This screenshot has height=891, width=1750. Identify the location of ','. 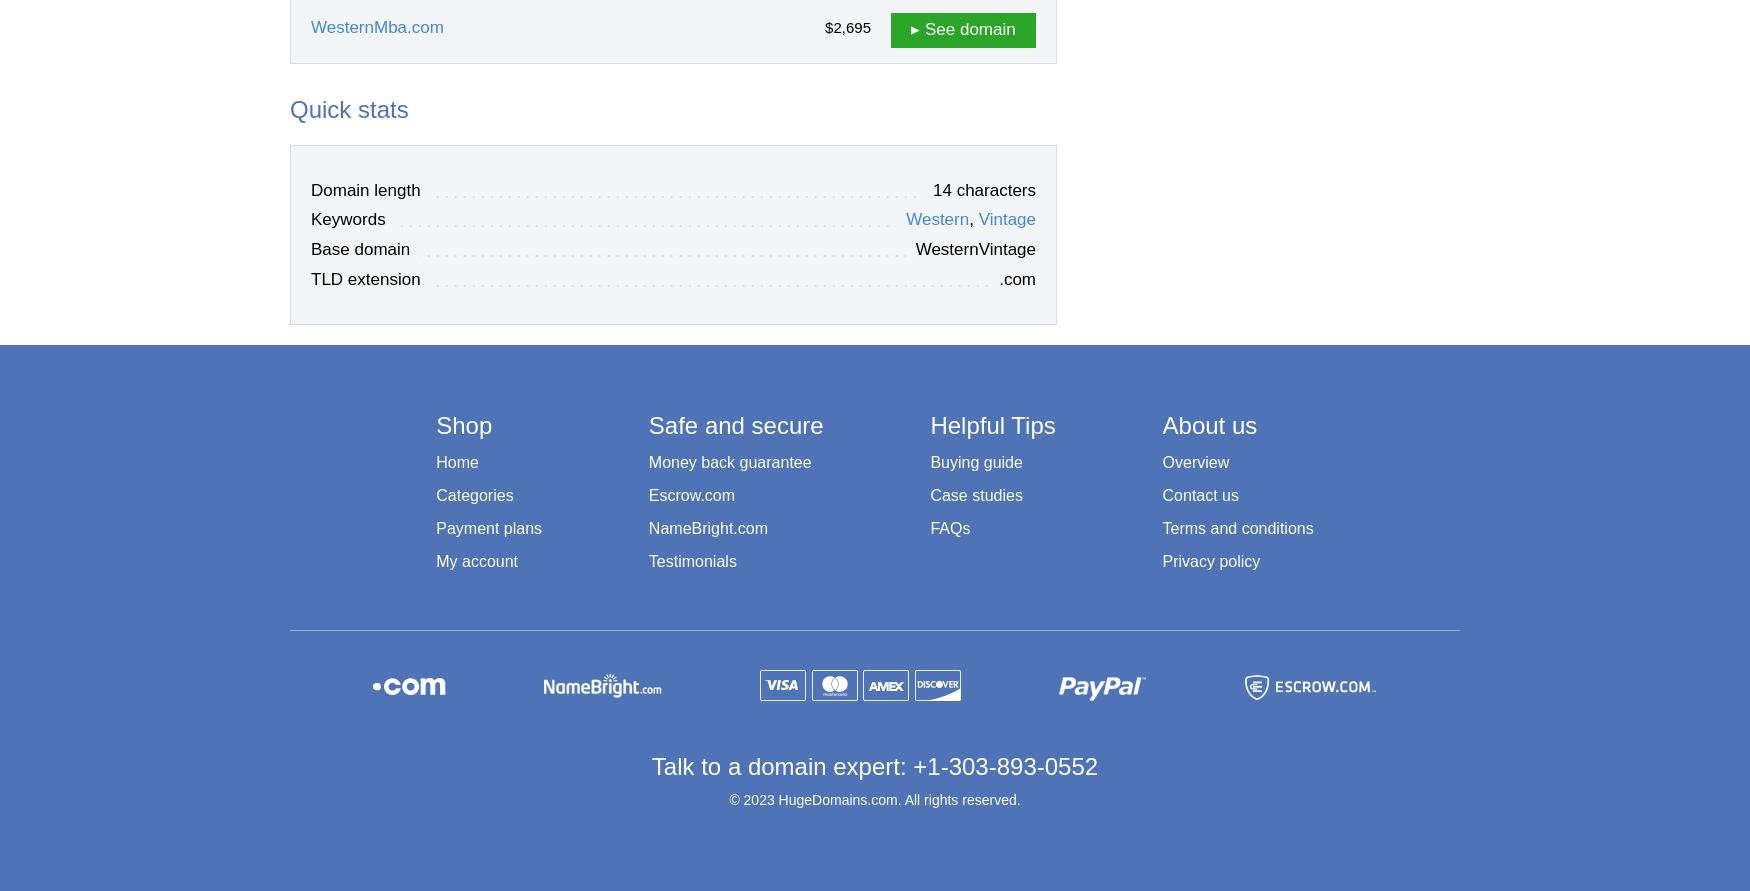
(973, 219).